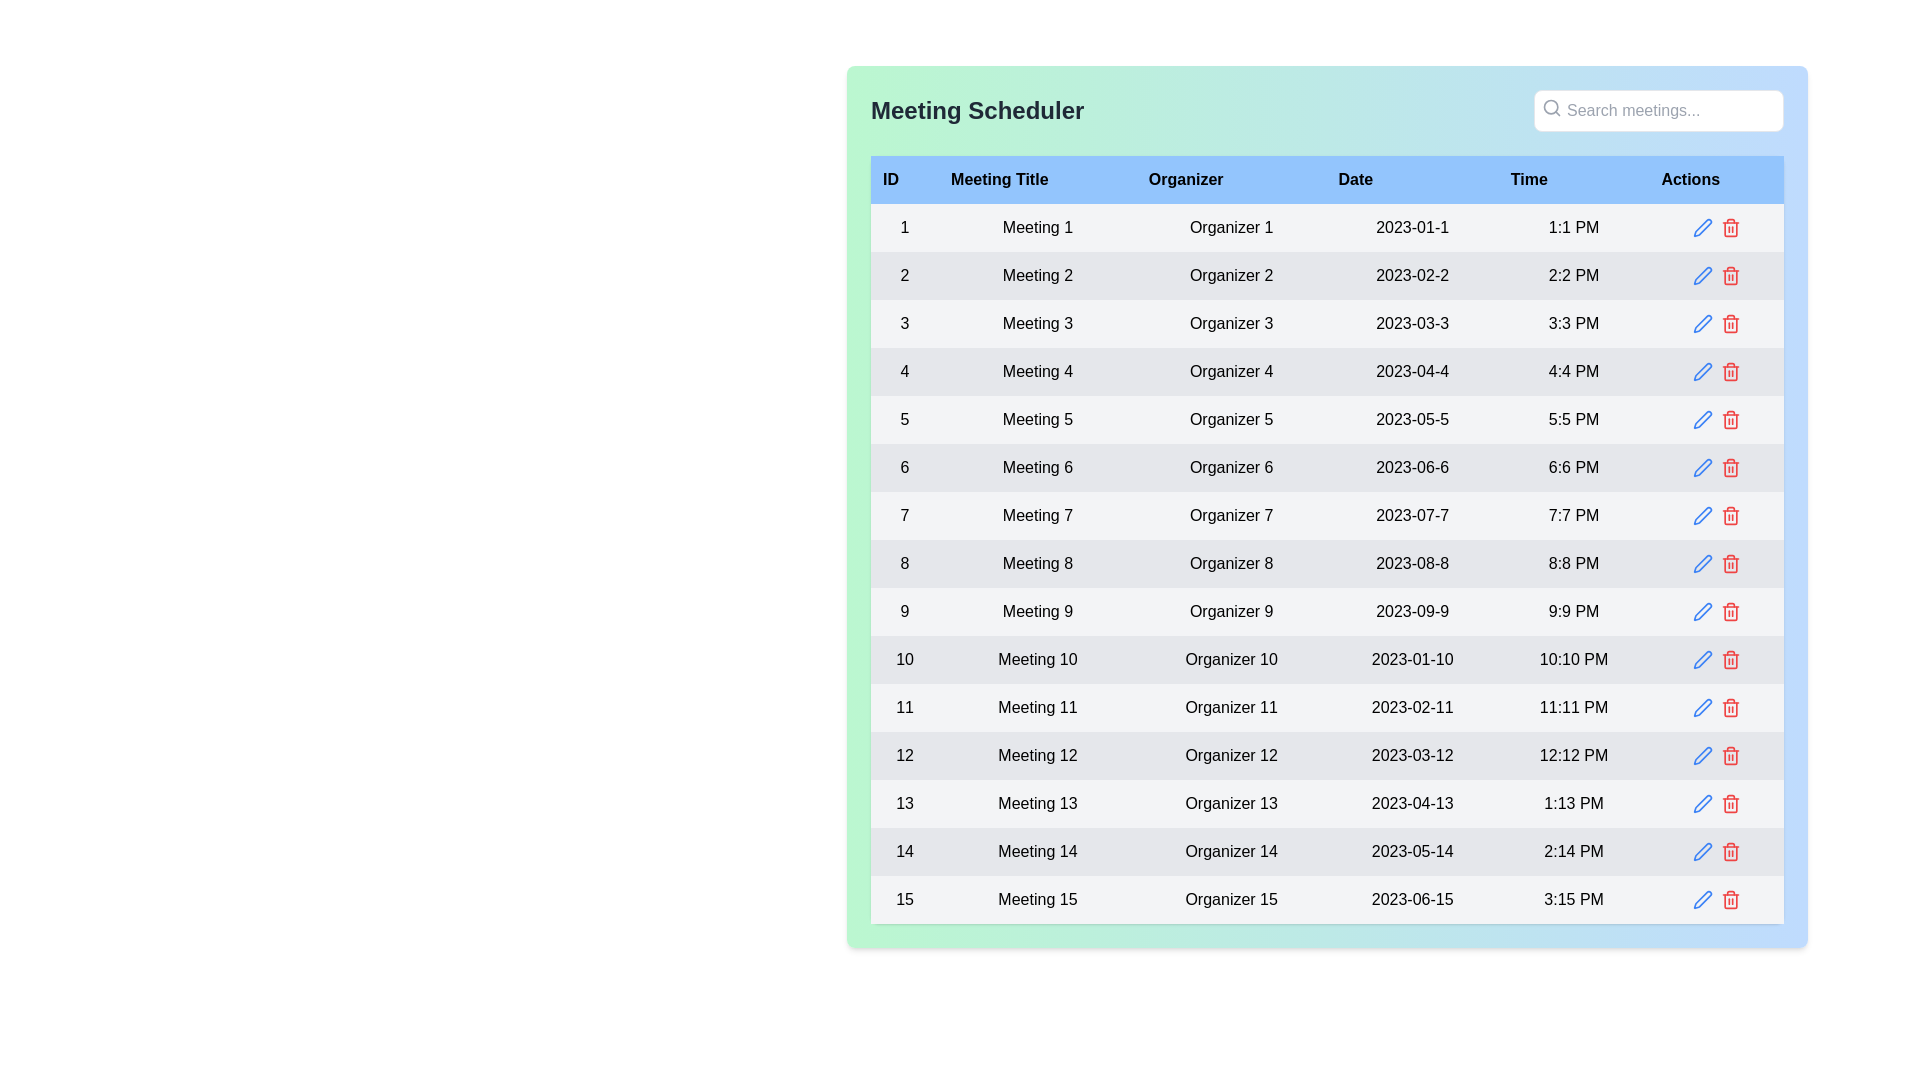 The height and width of the screenshot is (1080, 1920). I want to click on the static text display showing the time information ('3:3 PM') for the meeting organized by 'Organizer 3' in the third row of the table, so click(1573, 323).